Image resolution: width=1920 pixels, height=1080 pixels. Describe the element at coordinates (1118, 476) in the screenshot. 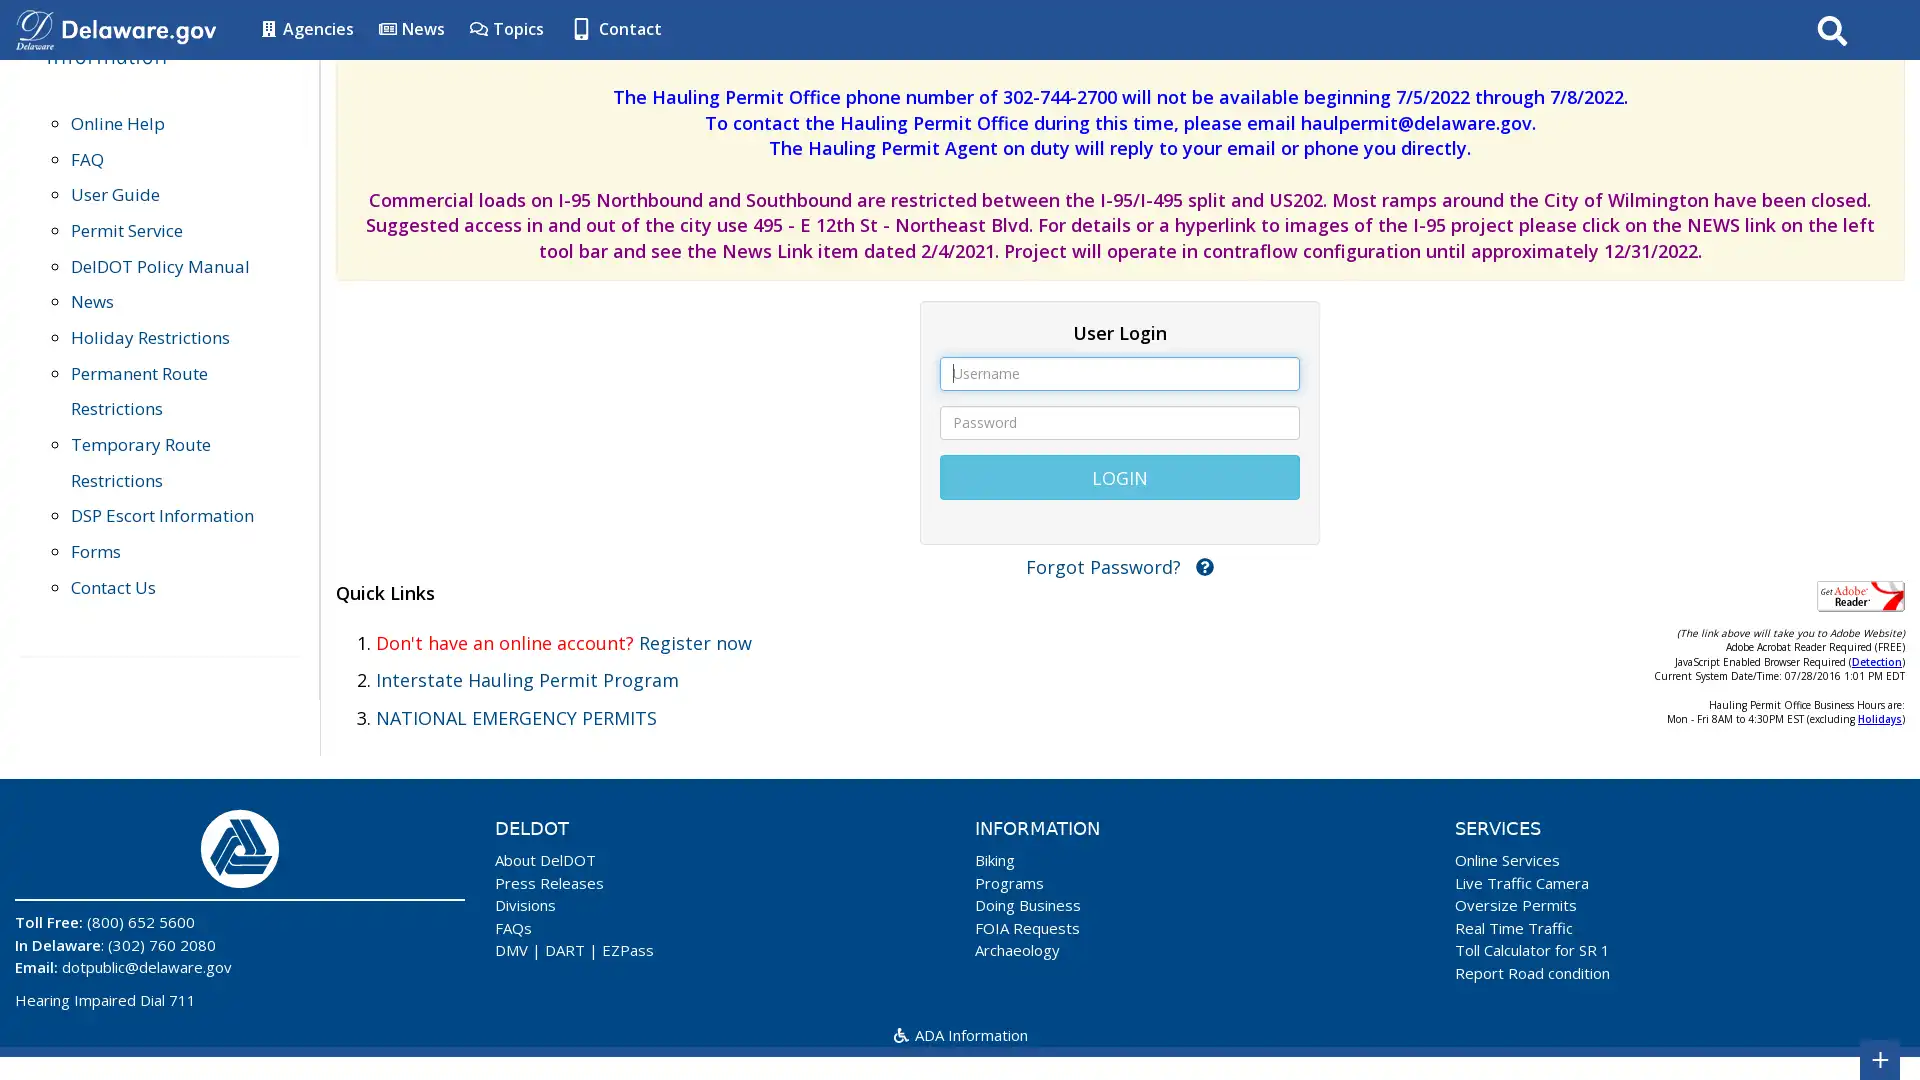

I see `Login` at that location.